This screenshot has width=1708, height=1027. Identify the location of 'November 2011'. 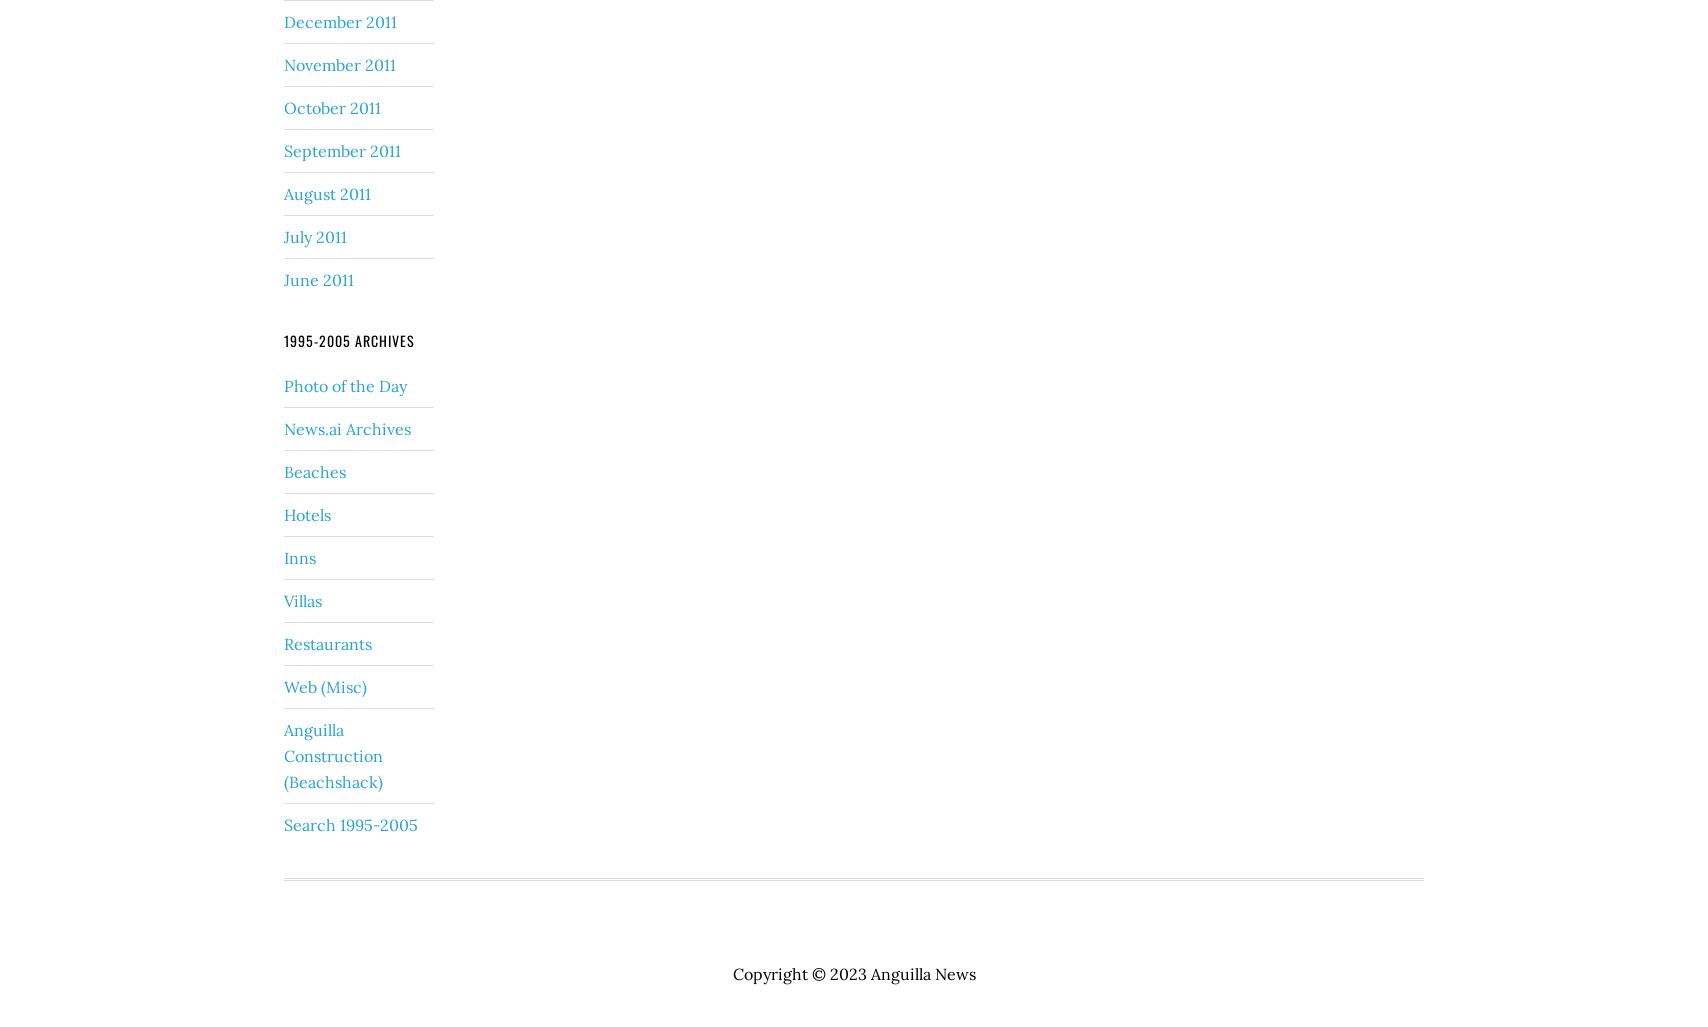
(284, 62).